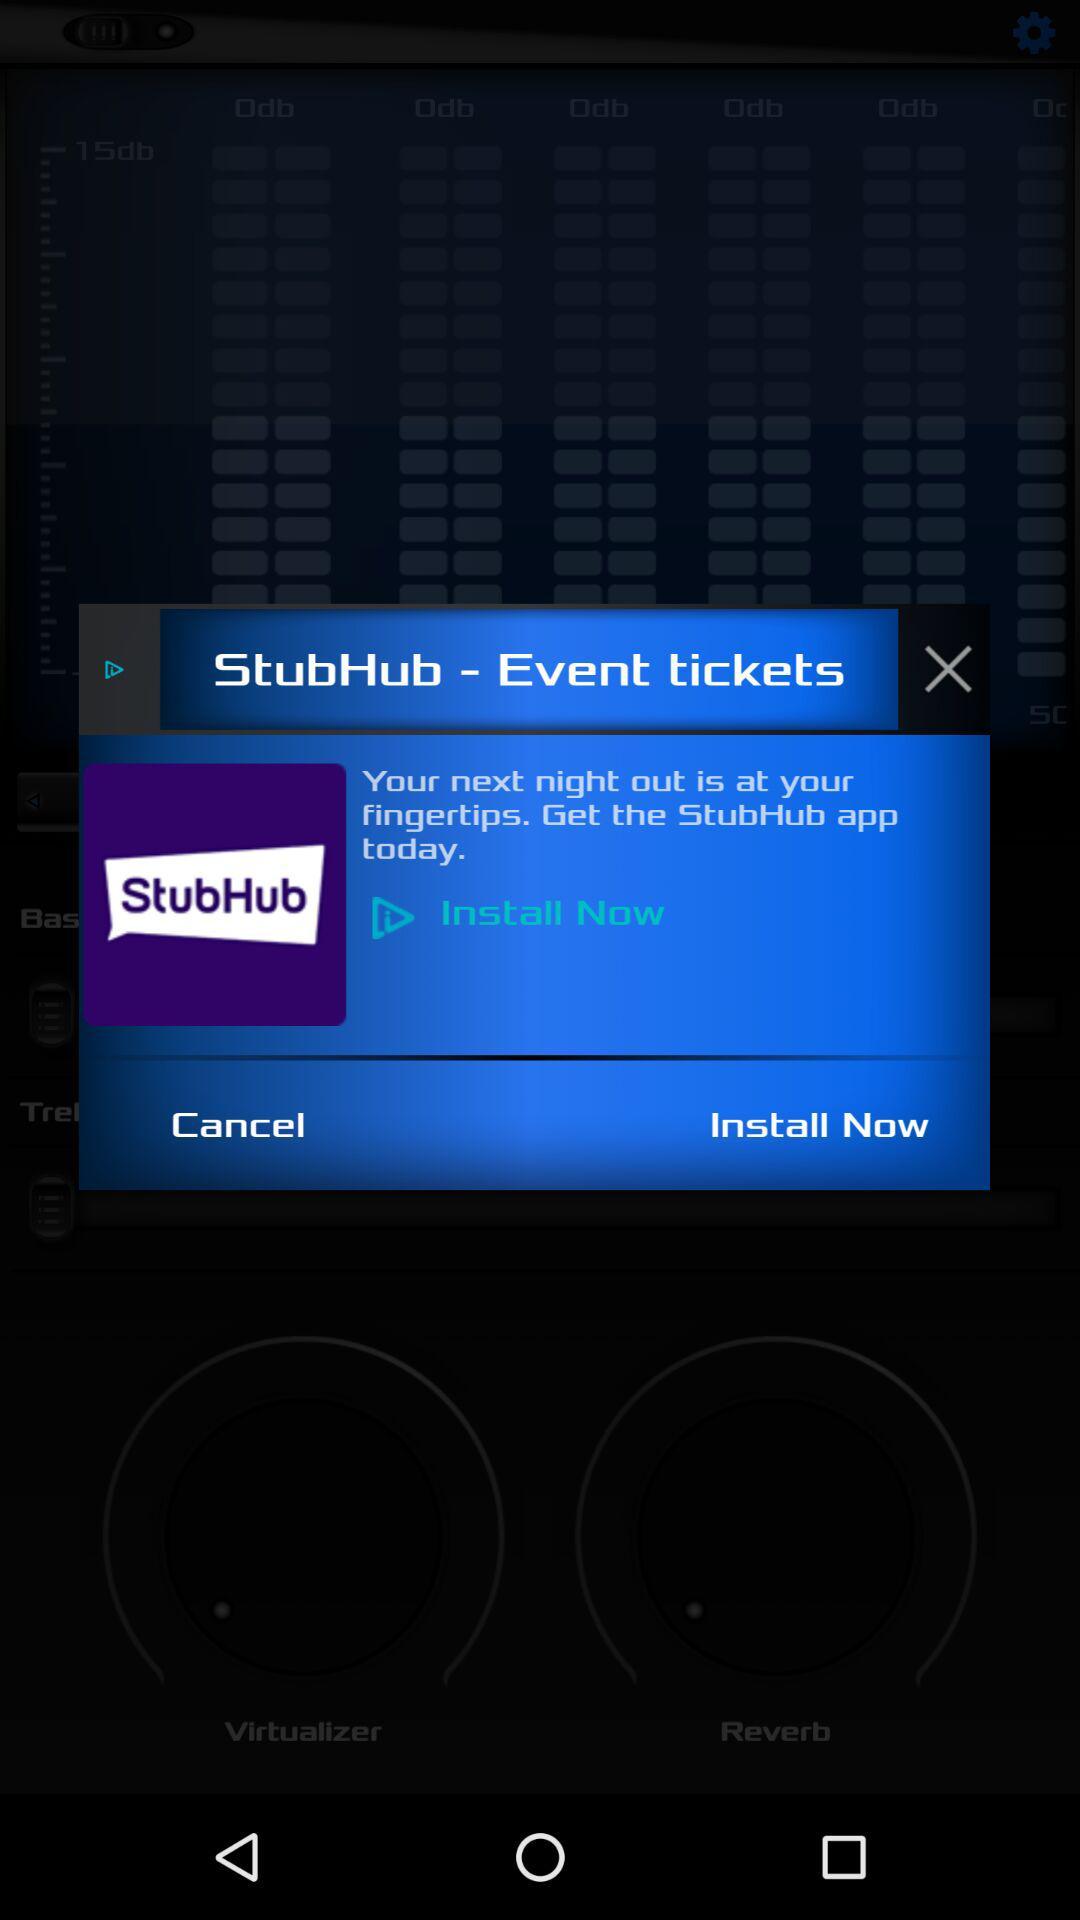  I want to click on the window, so click(958, 668).